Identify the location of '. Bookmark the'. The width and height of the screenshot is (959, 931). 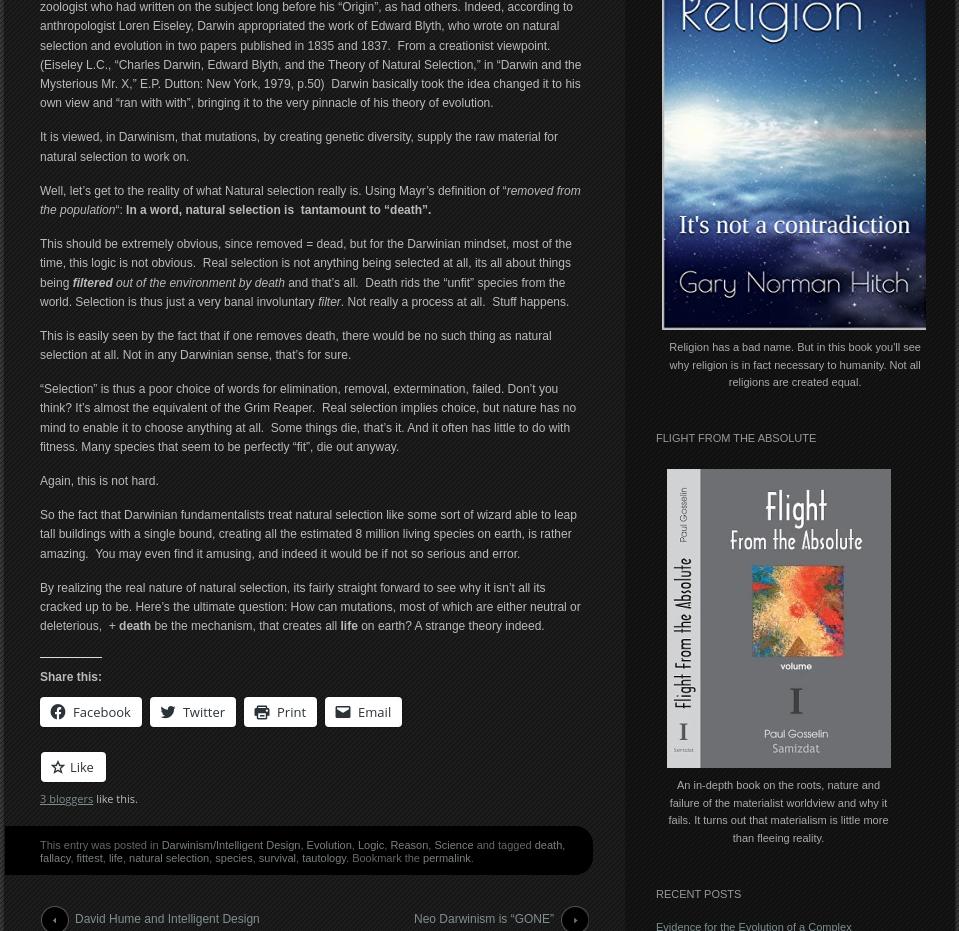
(384, 855).